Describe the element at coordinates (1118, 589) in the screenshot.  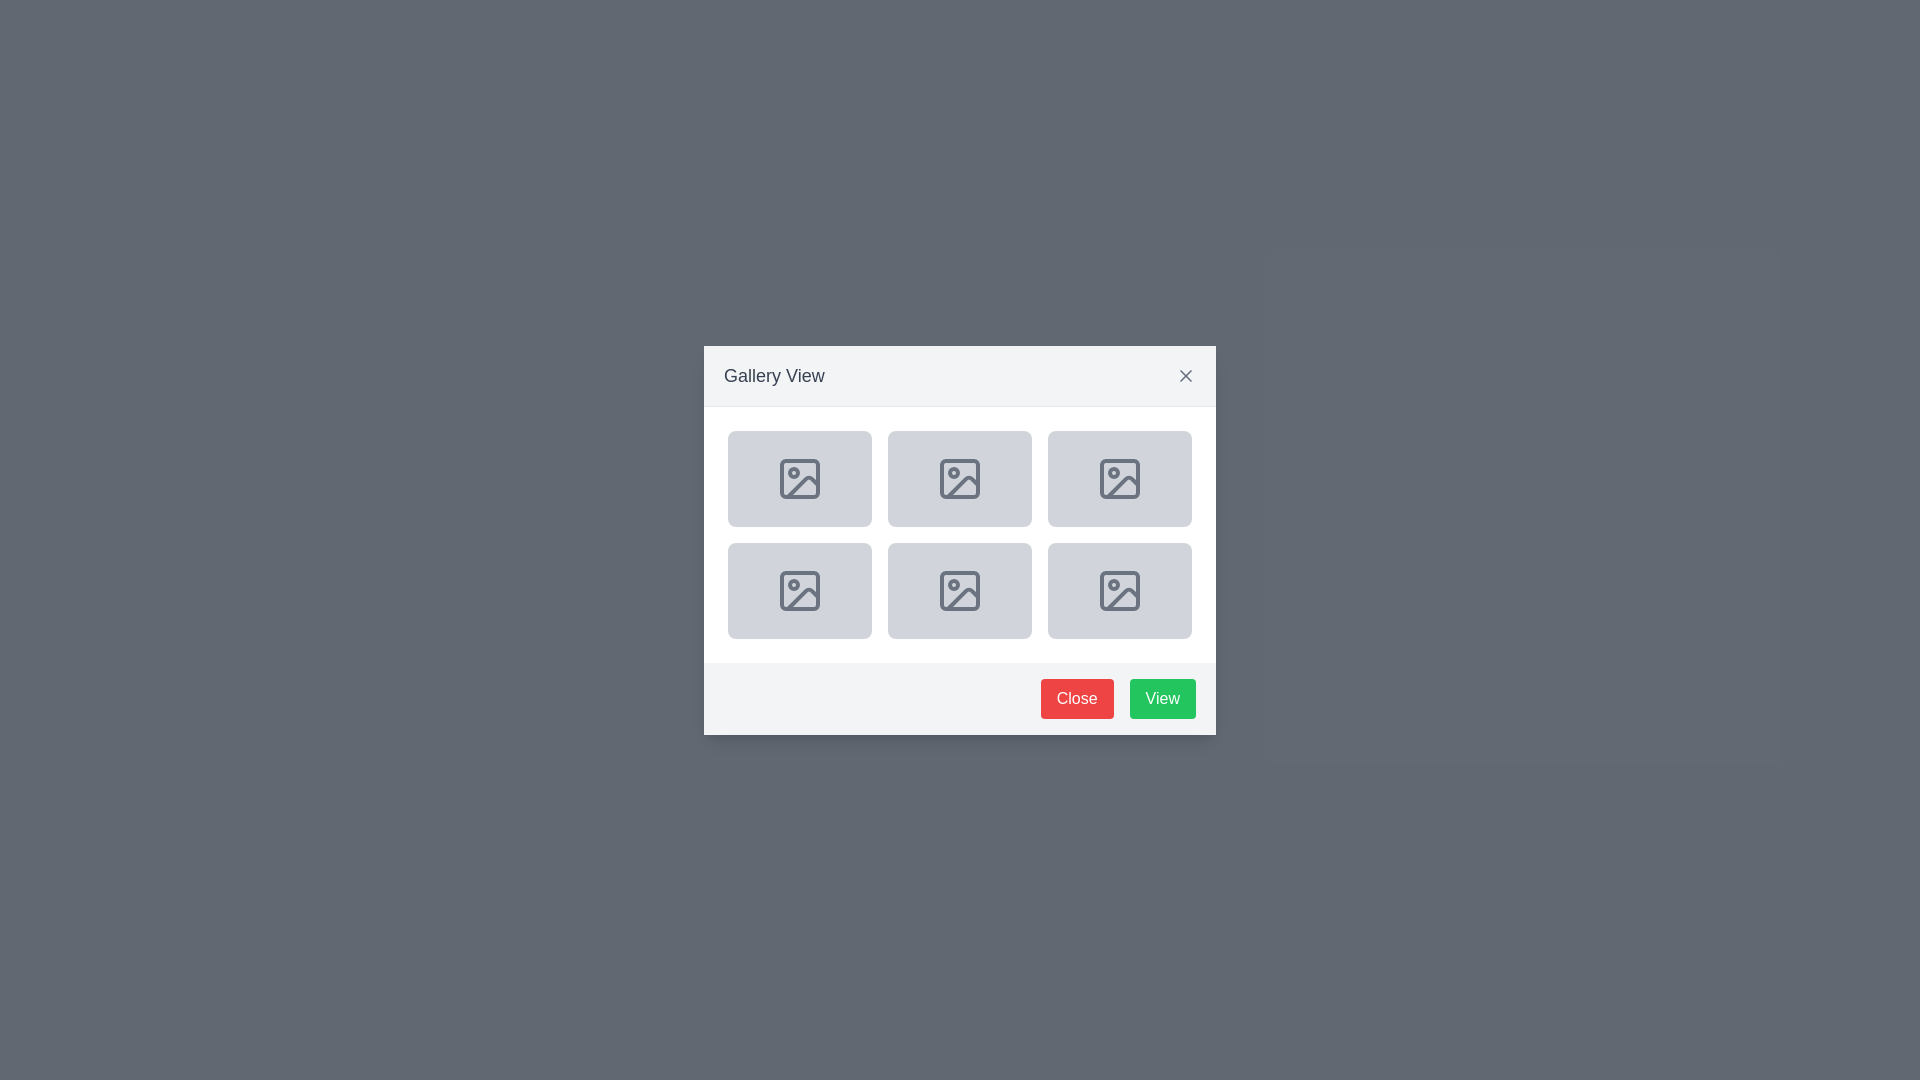
I see `the icon representing an image with a circular marker and a diagonal line located in the bottom-right cell of a 2x3 grid arrangement` at that location.